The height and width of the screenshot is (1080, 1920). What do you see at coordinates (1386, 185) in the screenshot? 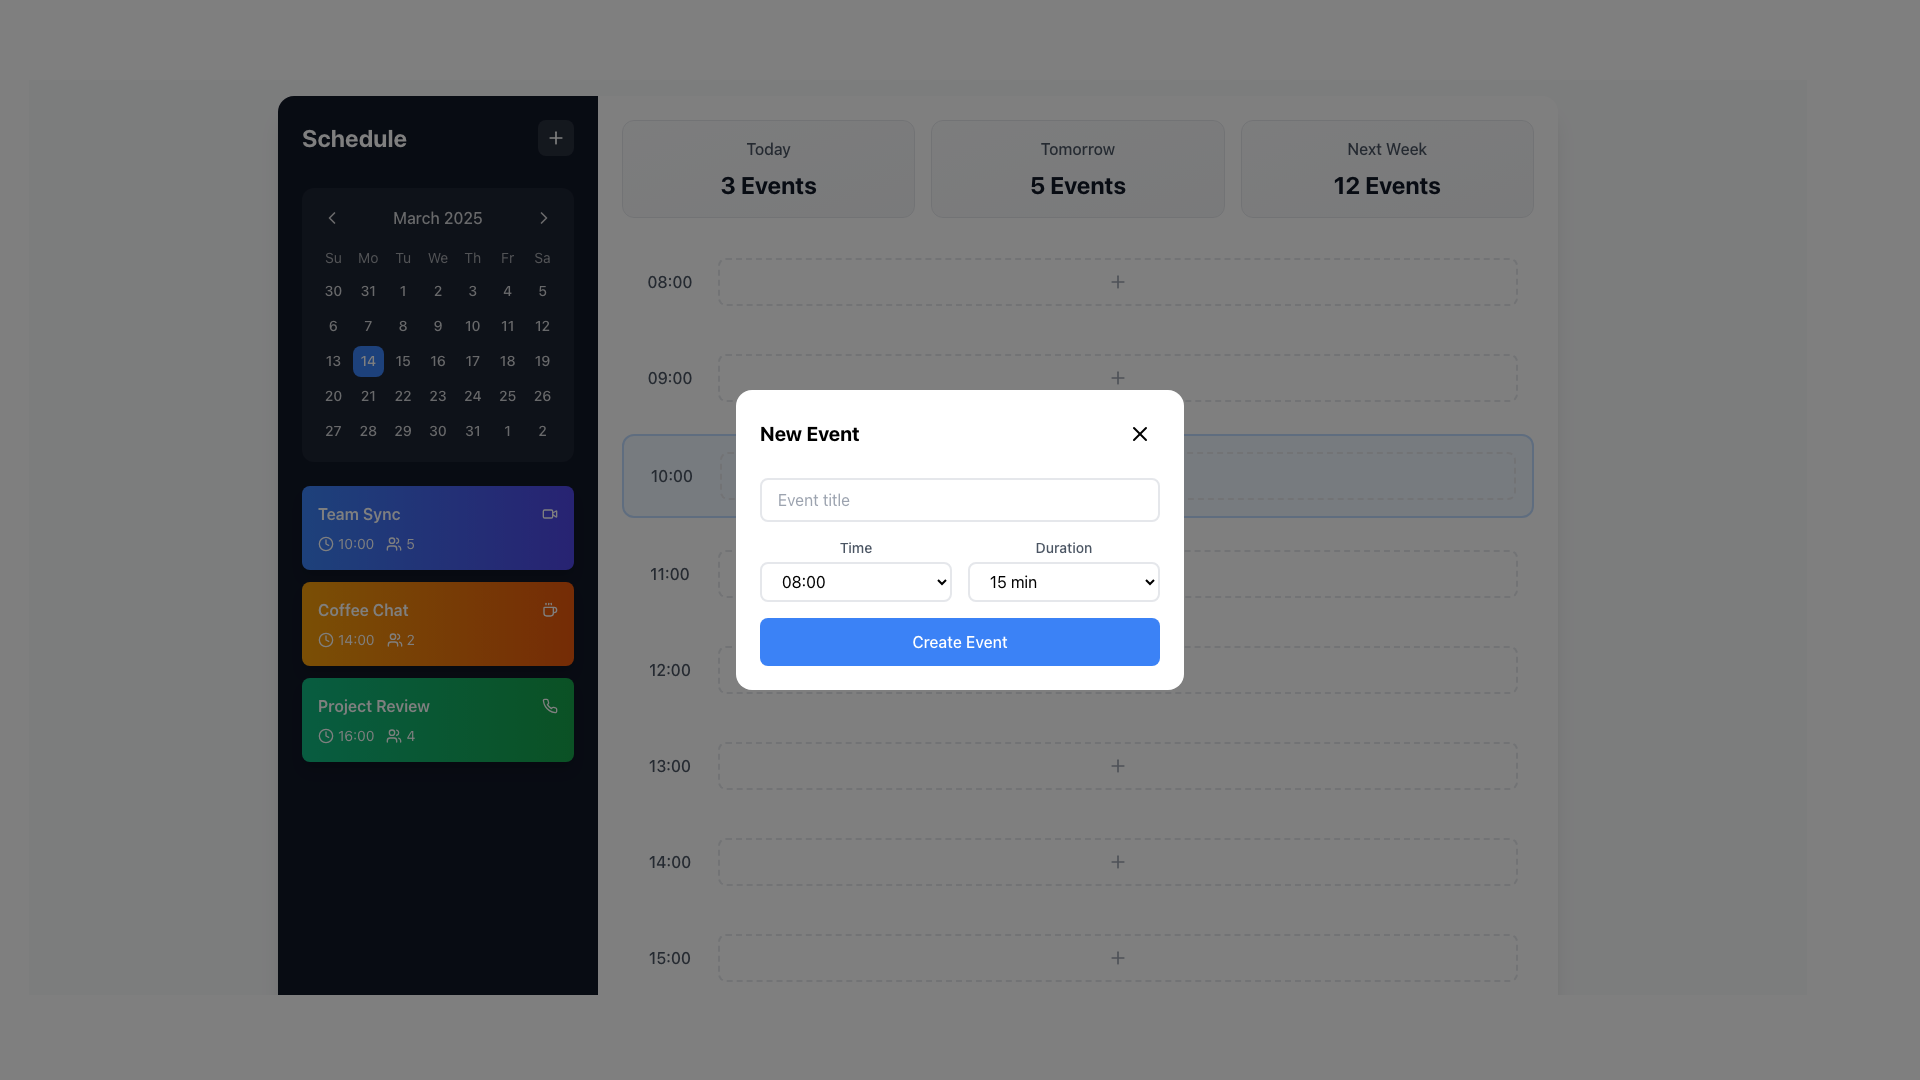
I see `the bold text label '12 Events' displayed in a large font size within the third card of the horizontal list` at bounding box center [1386, 185].